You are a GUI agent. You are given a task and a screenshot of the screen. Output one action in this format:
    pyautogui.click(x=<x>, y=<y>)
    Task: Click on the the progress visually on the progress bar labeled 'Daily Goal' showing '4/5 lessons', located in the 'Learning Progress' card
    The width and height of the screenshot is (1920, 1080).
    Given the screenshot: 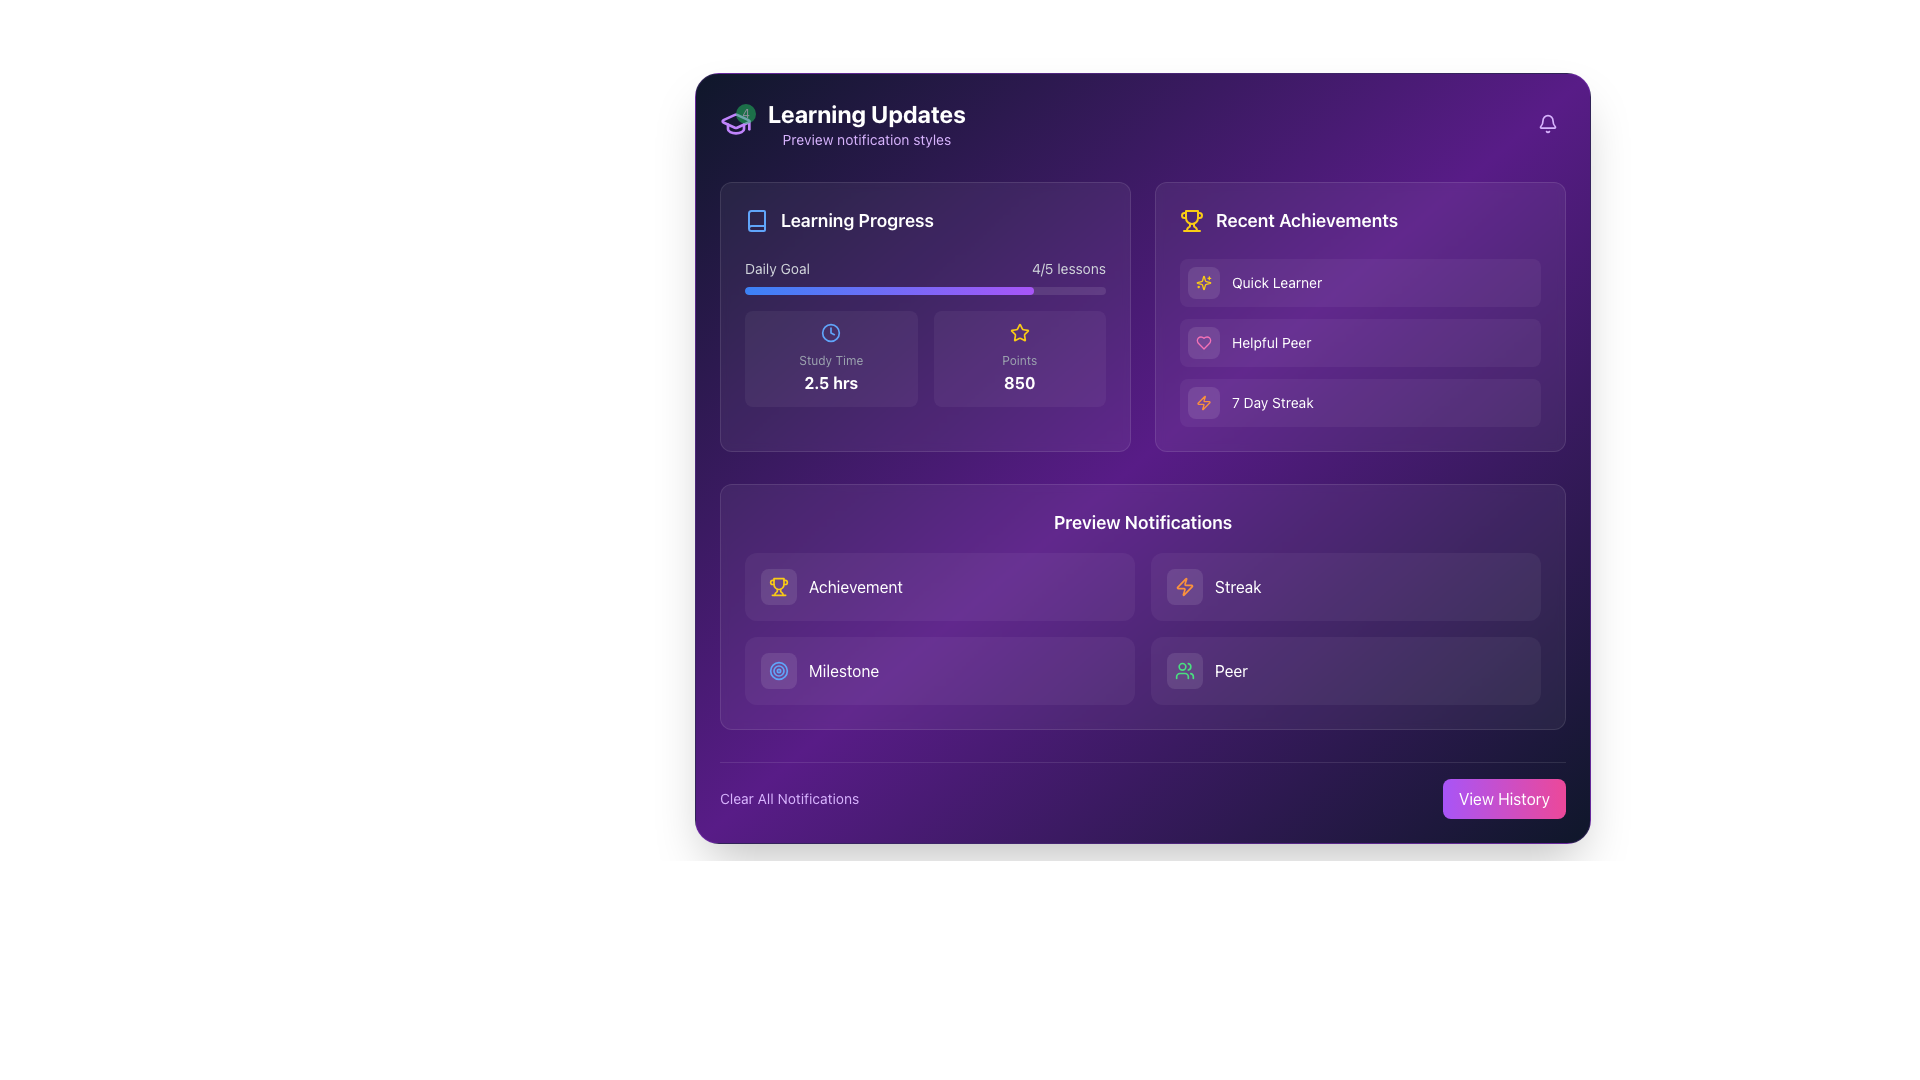 What is the action you would take?
    pyautogui.click(x=924, y=277)
    